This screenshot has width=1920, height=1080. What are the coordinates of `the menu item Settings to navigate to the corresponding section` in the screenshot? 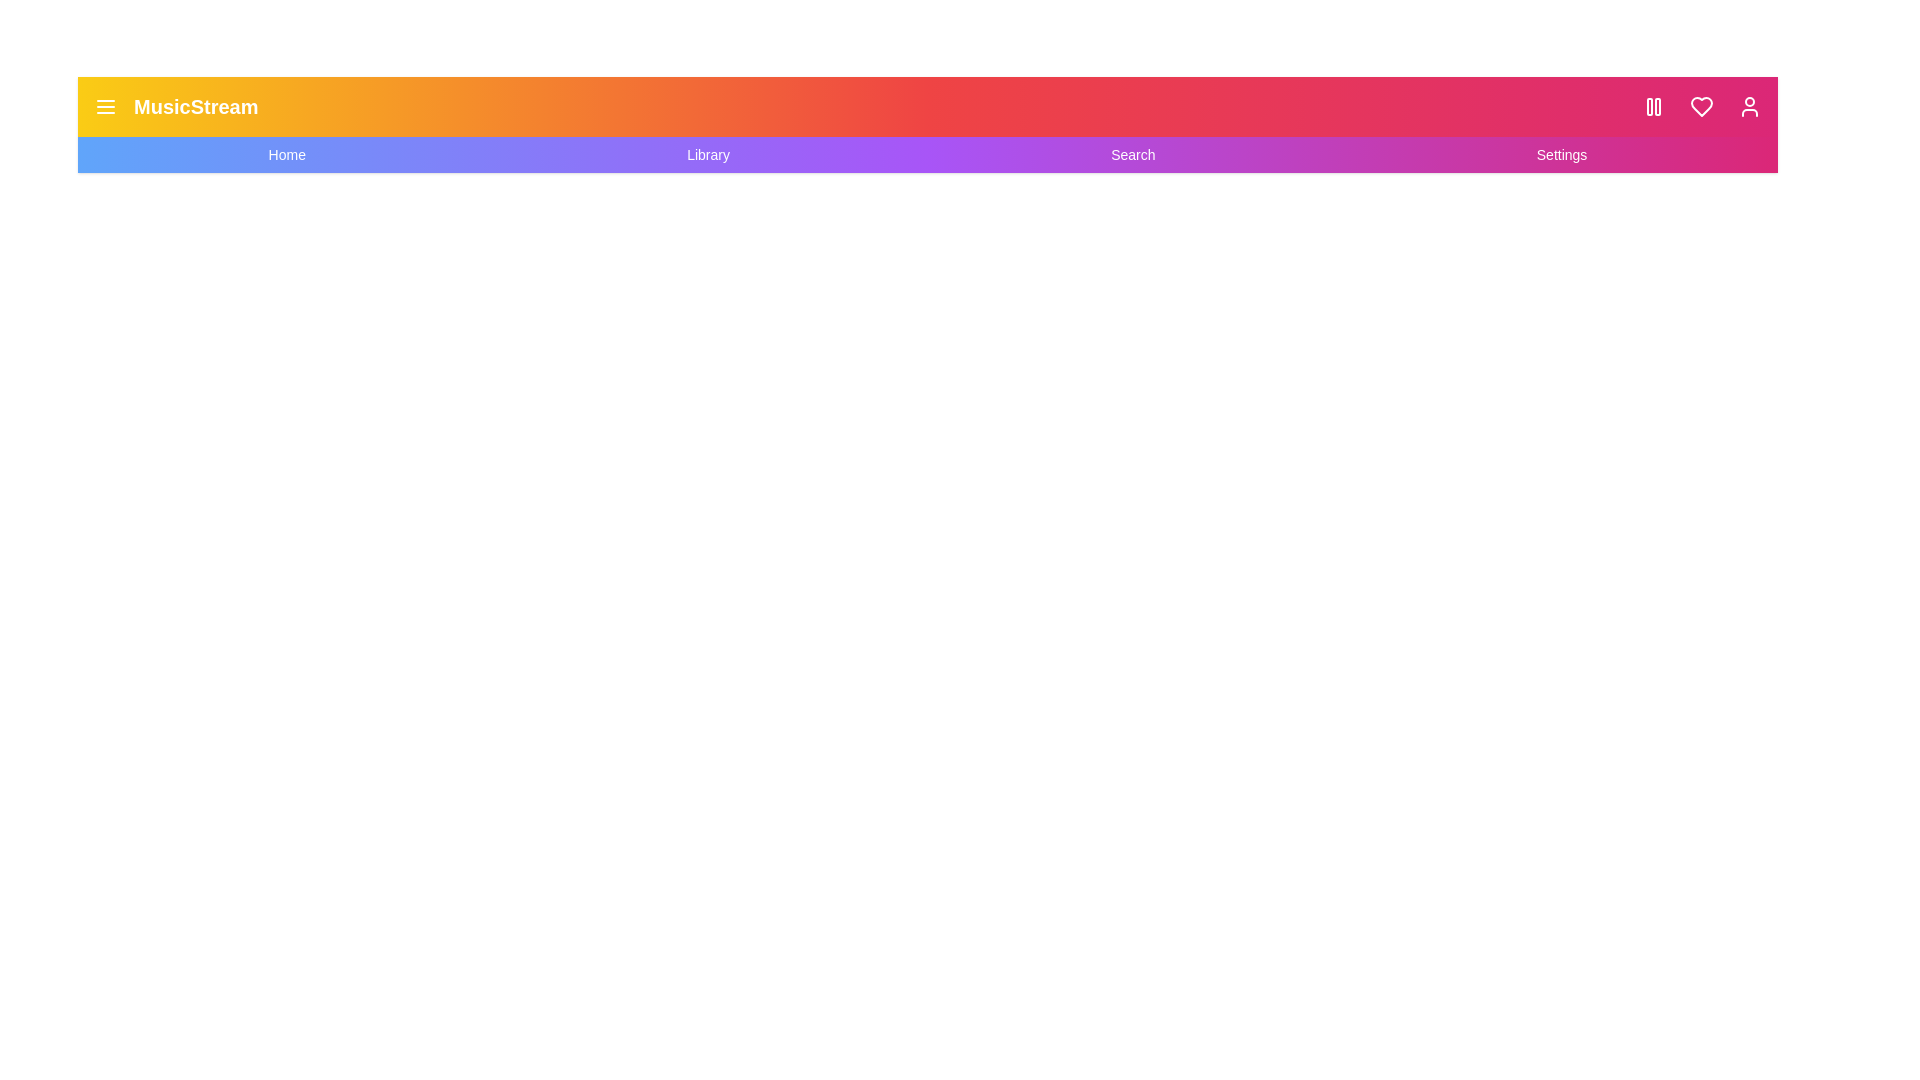 It's located at (1560, 153).